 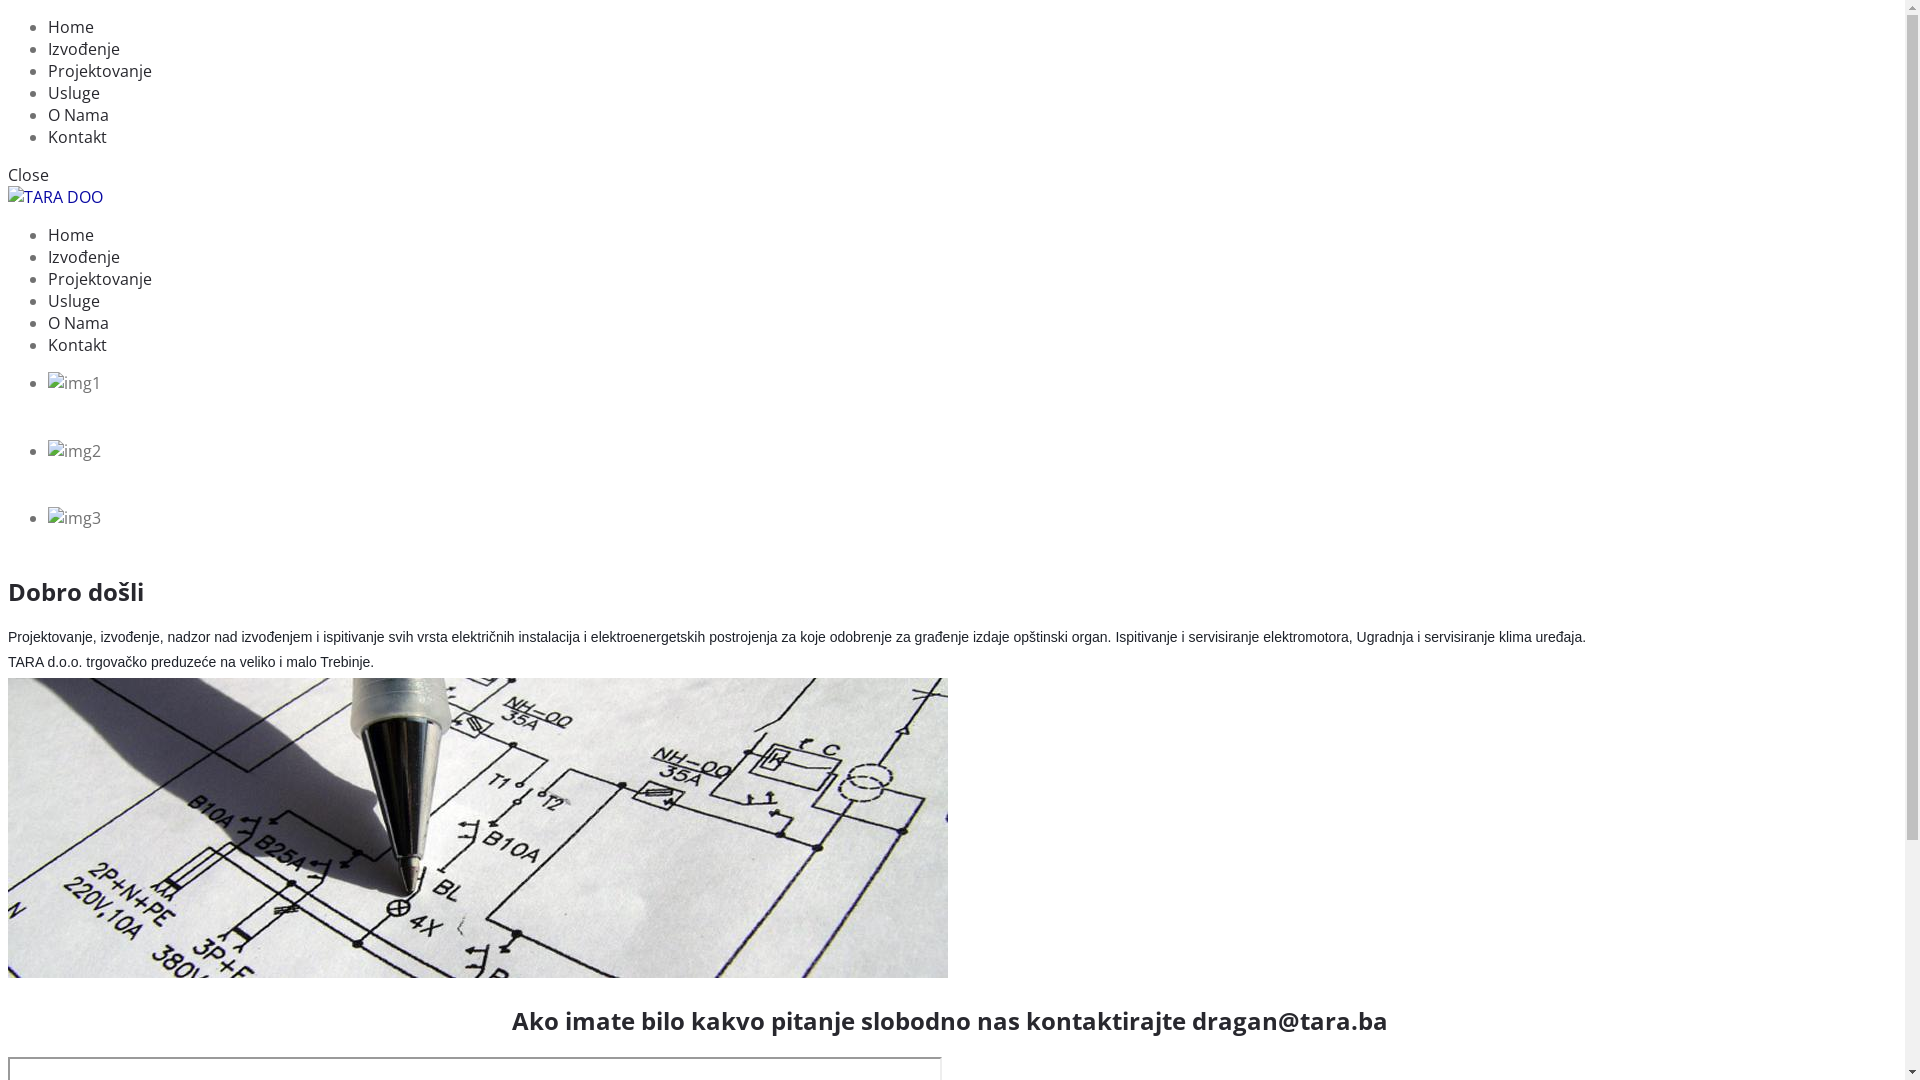 I want to click on 'O Nama', so click(x=78, y=322).